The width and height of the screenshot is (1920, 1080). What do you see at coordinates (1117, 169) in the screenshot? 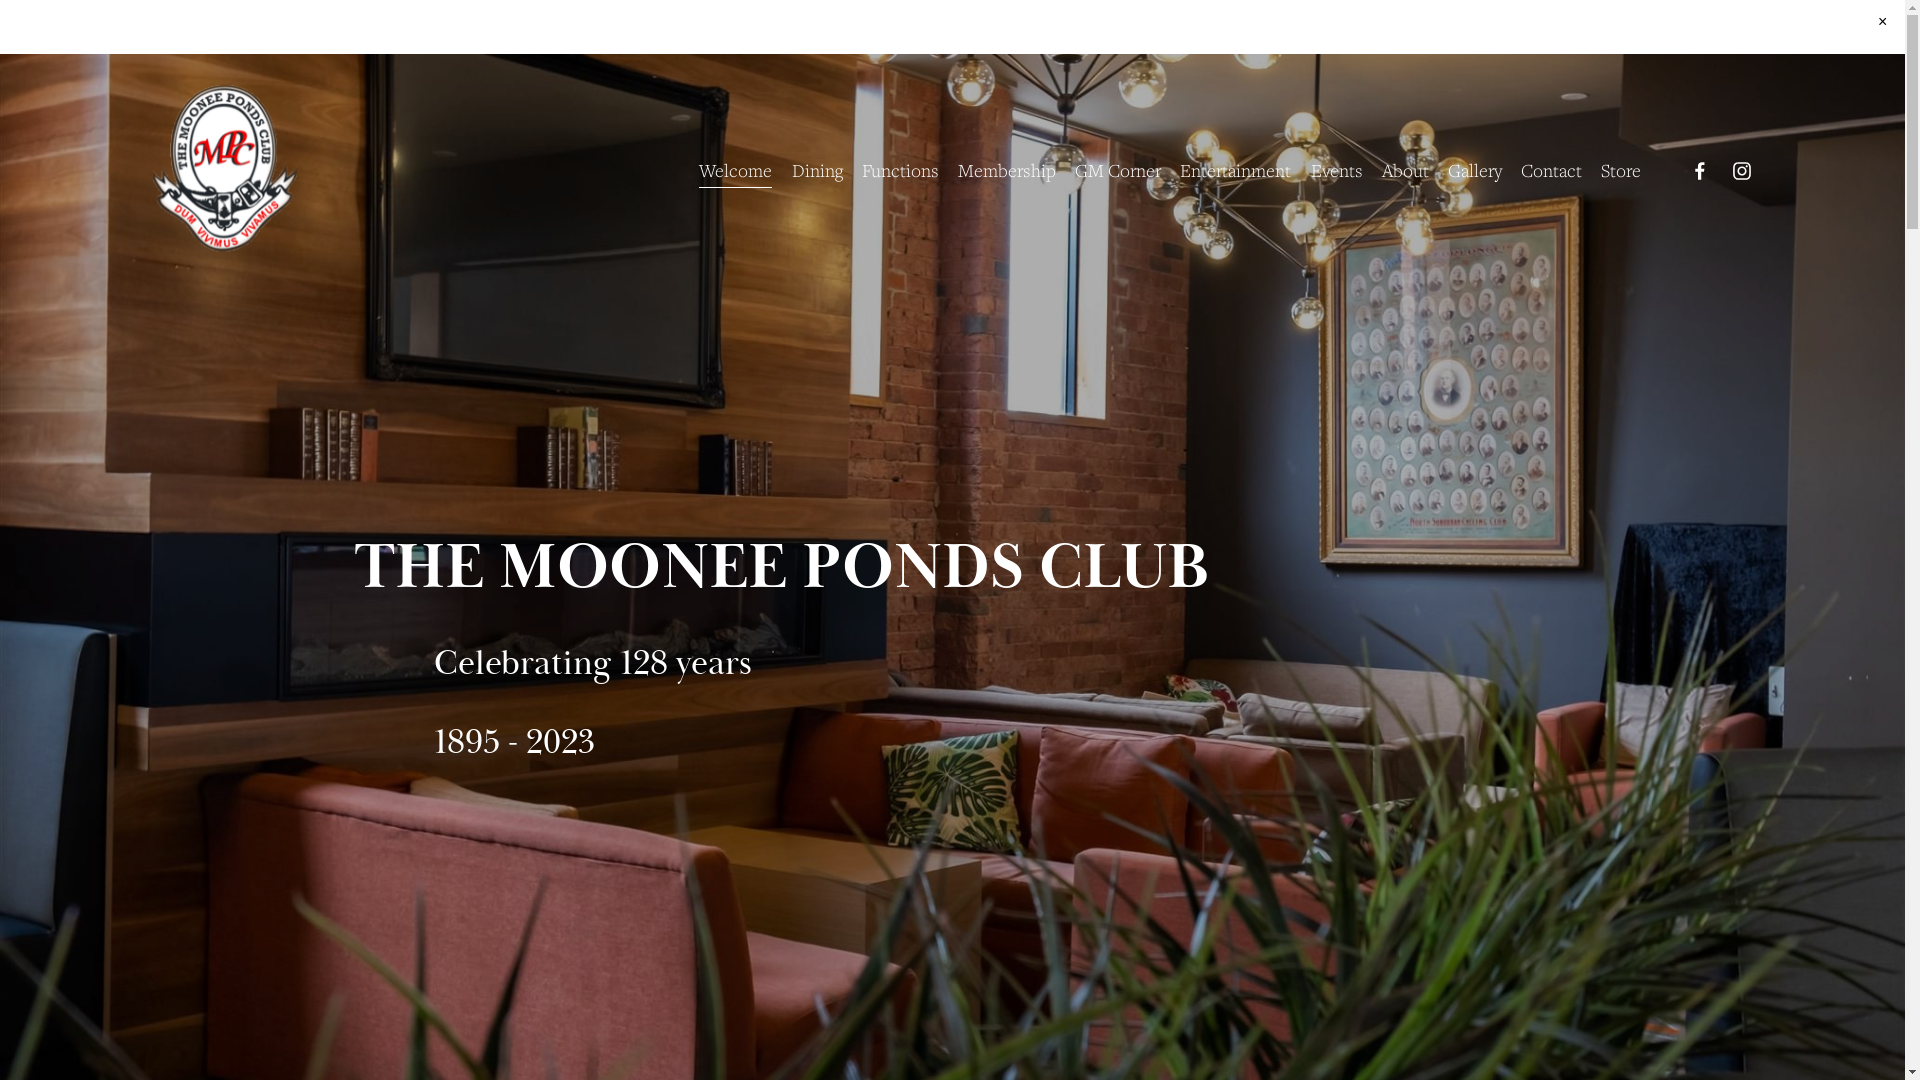
I see `'GM Corner'` at bounding box center [1117, 169].